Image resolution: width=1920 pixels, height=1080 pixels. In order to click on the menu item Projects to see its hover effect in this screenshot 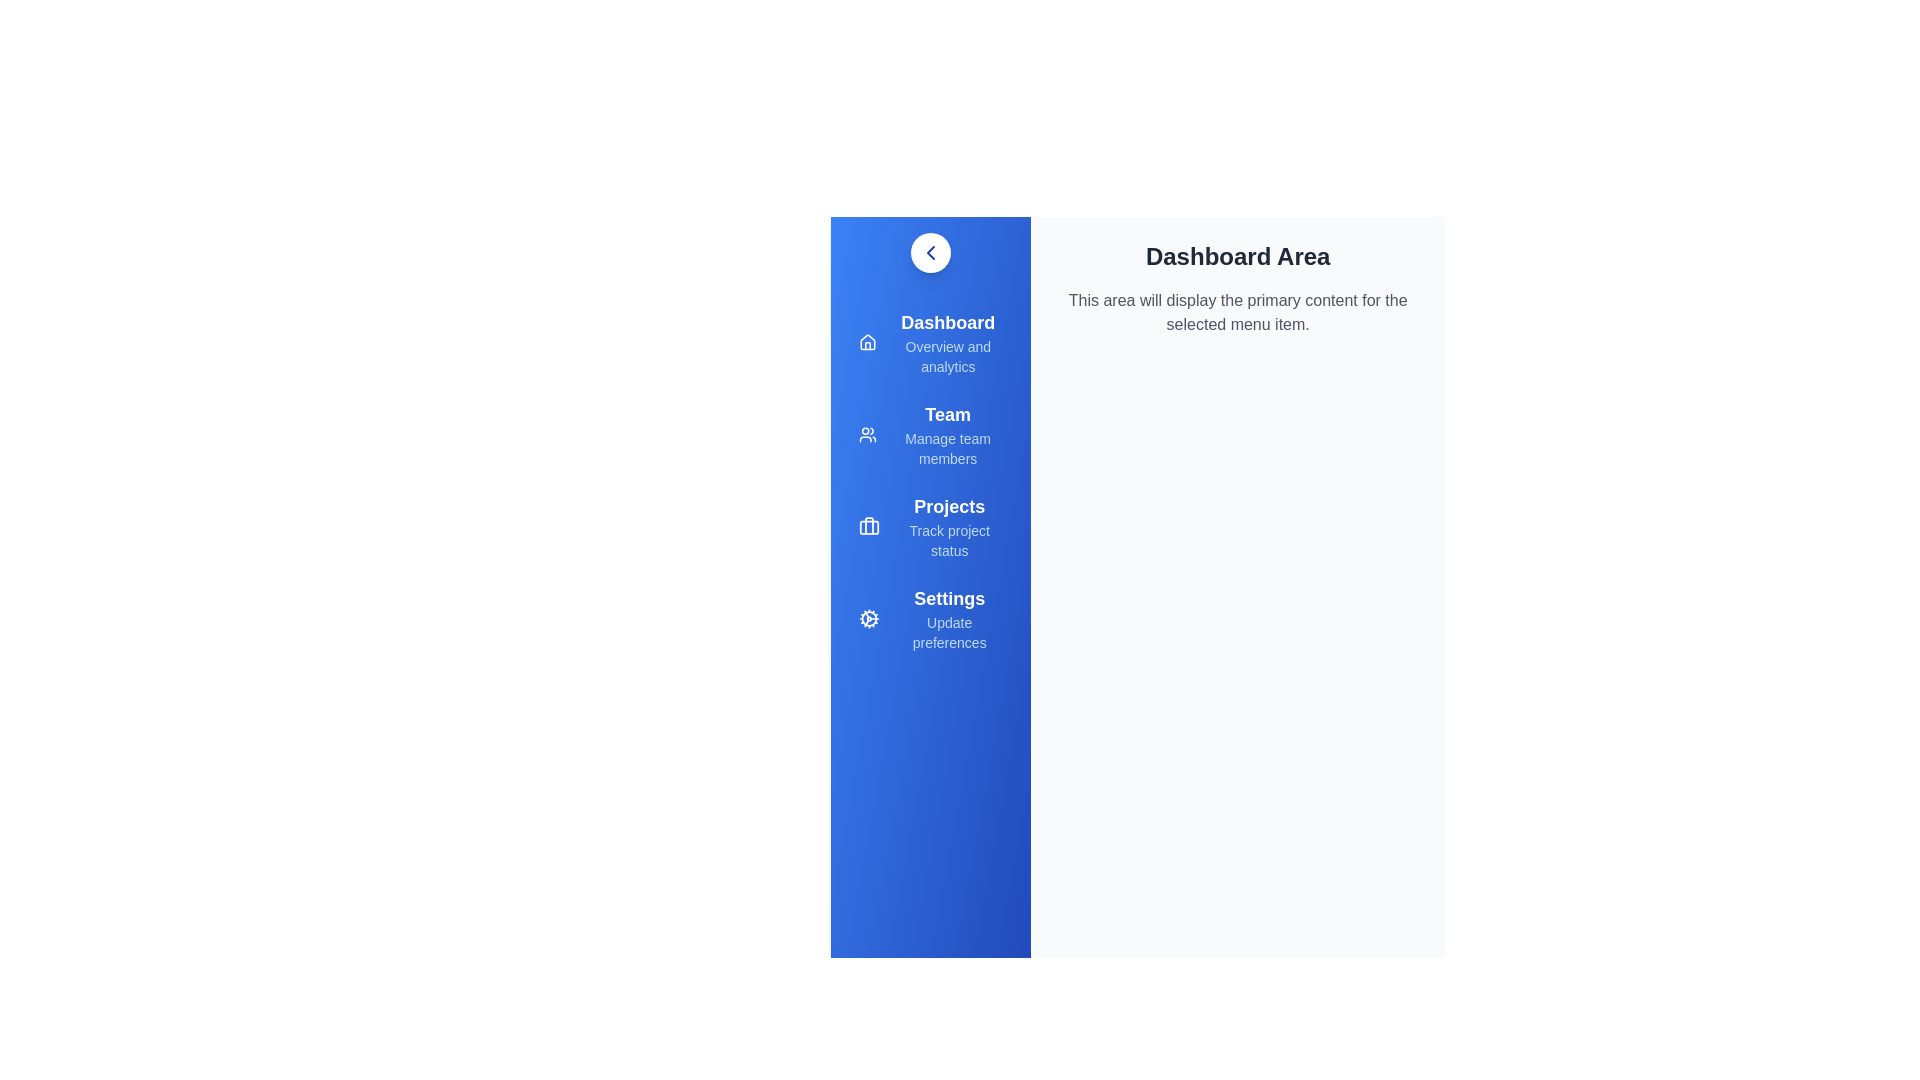, I will do `click(930, 526)`.